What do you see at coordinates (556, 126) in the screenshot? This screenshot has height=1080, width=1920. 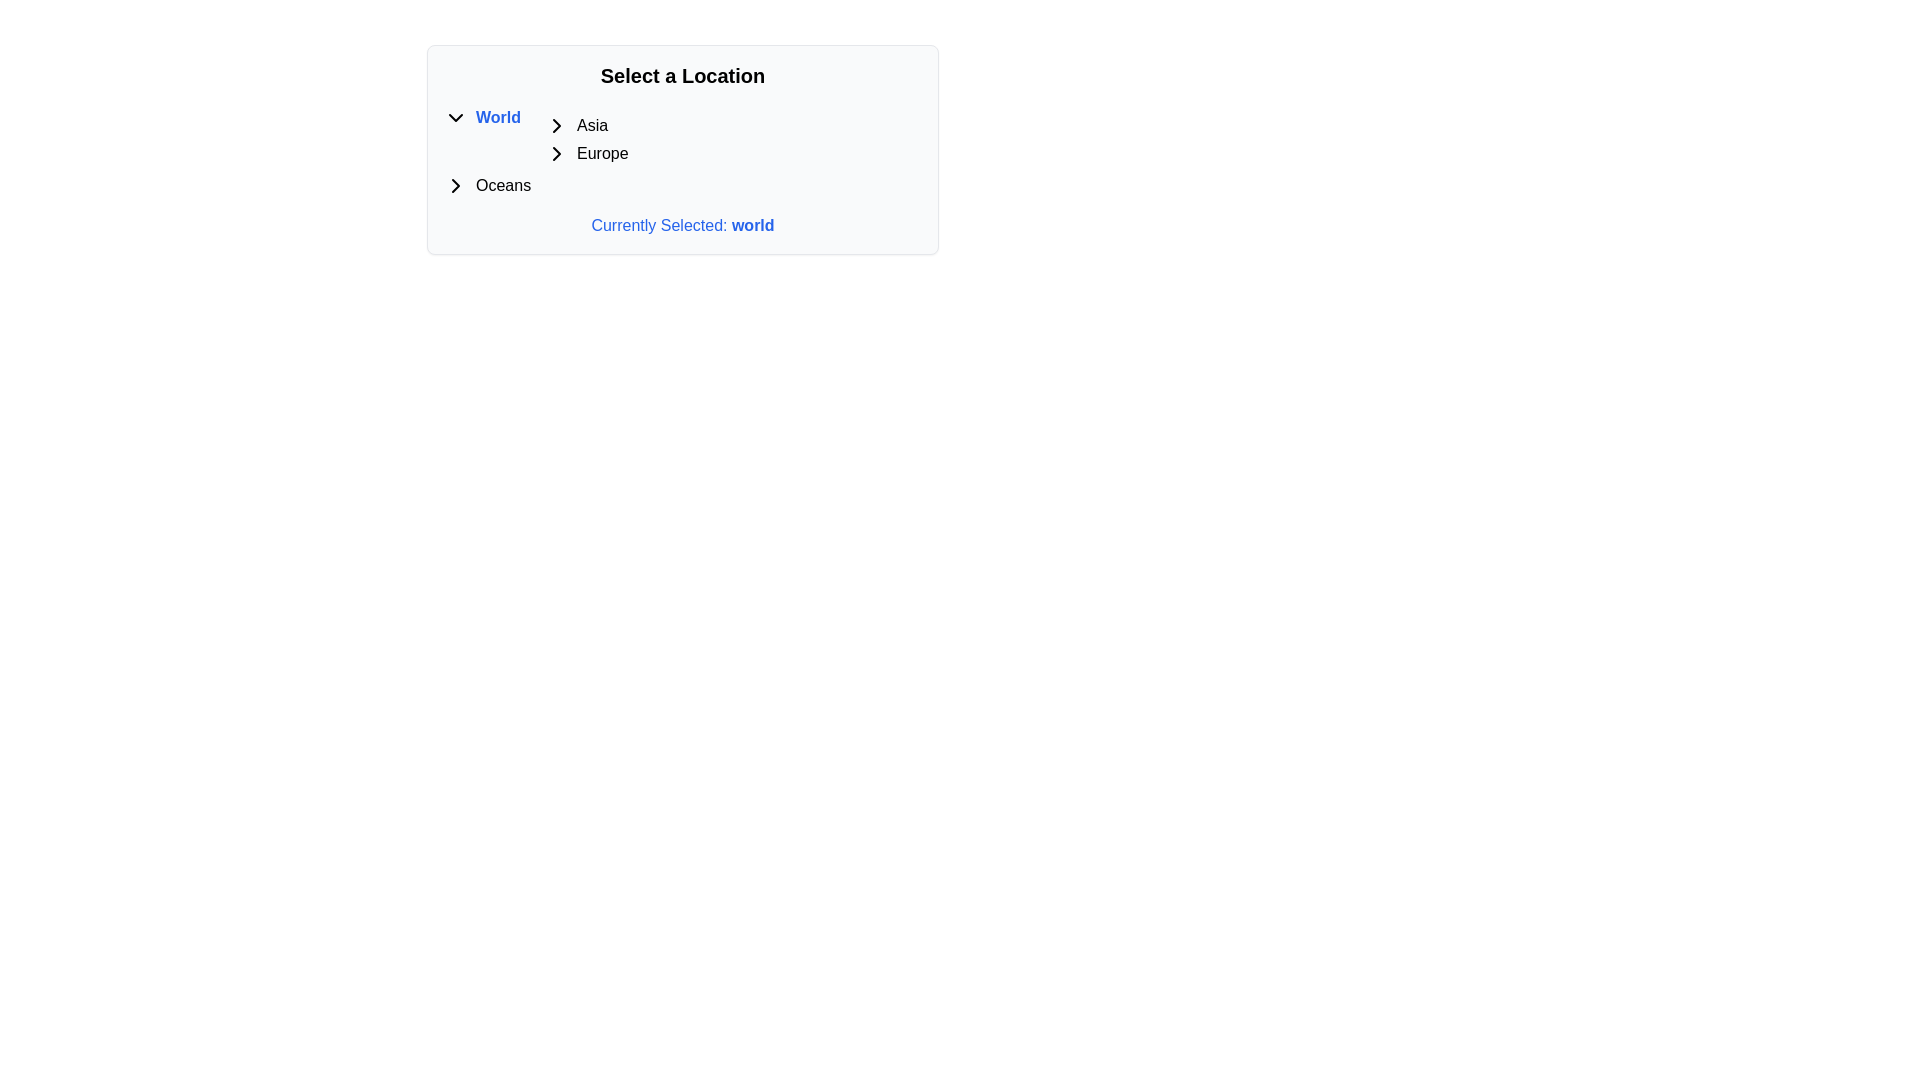 I see `the right-facing chevron icon next to the 'Asia' label` at bounding box center [556, 126].